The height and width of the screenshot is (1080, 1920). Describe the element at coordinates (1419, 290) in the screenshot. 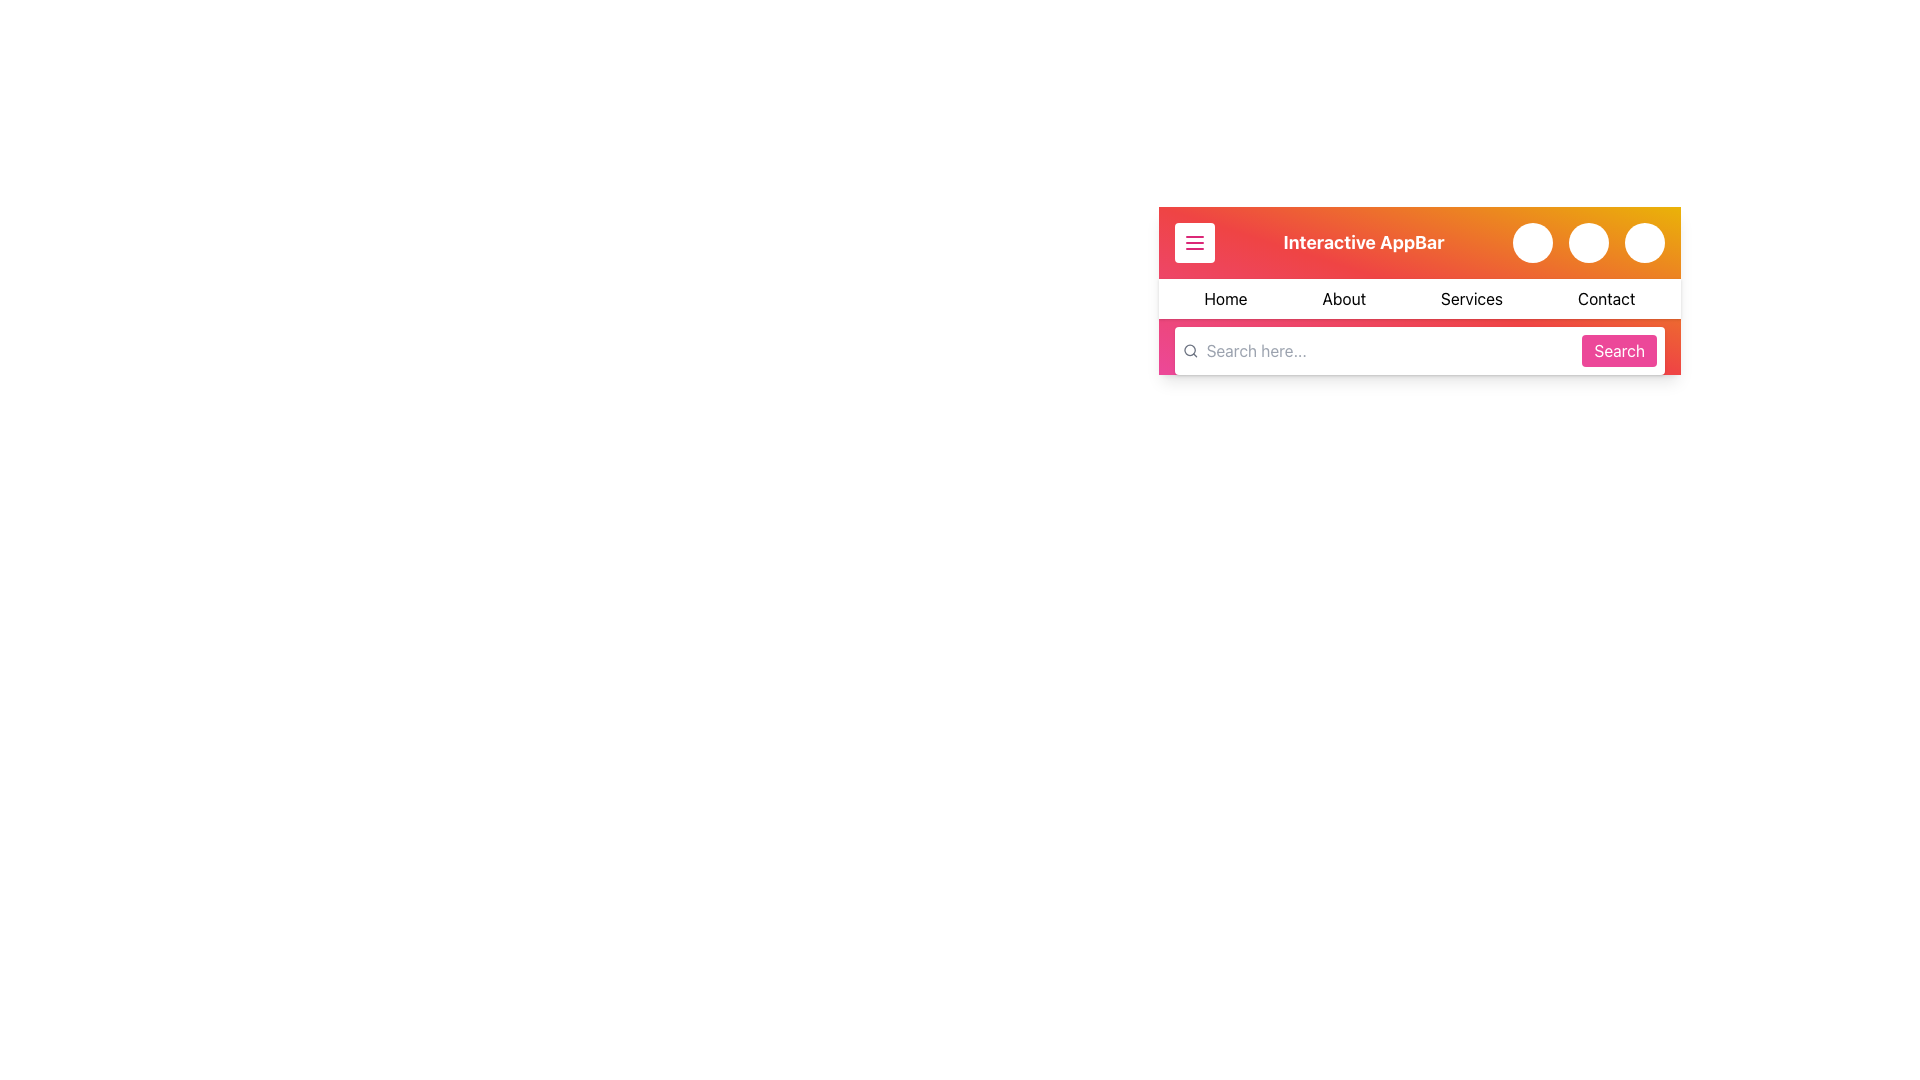

I see `the Navigation Bar labeled 'Interactive AppBar'` at that location.